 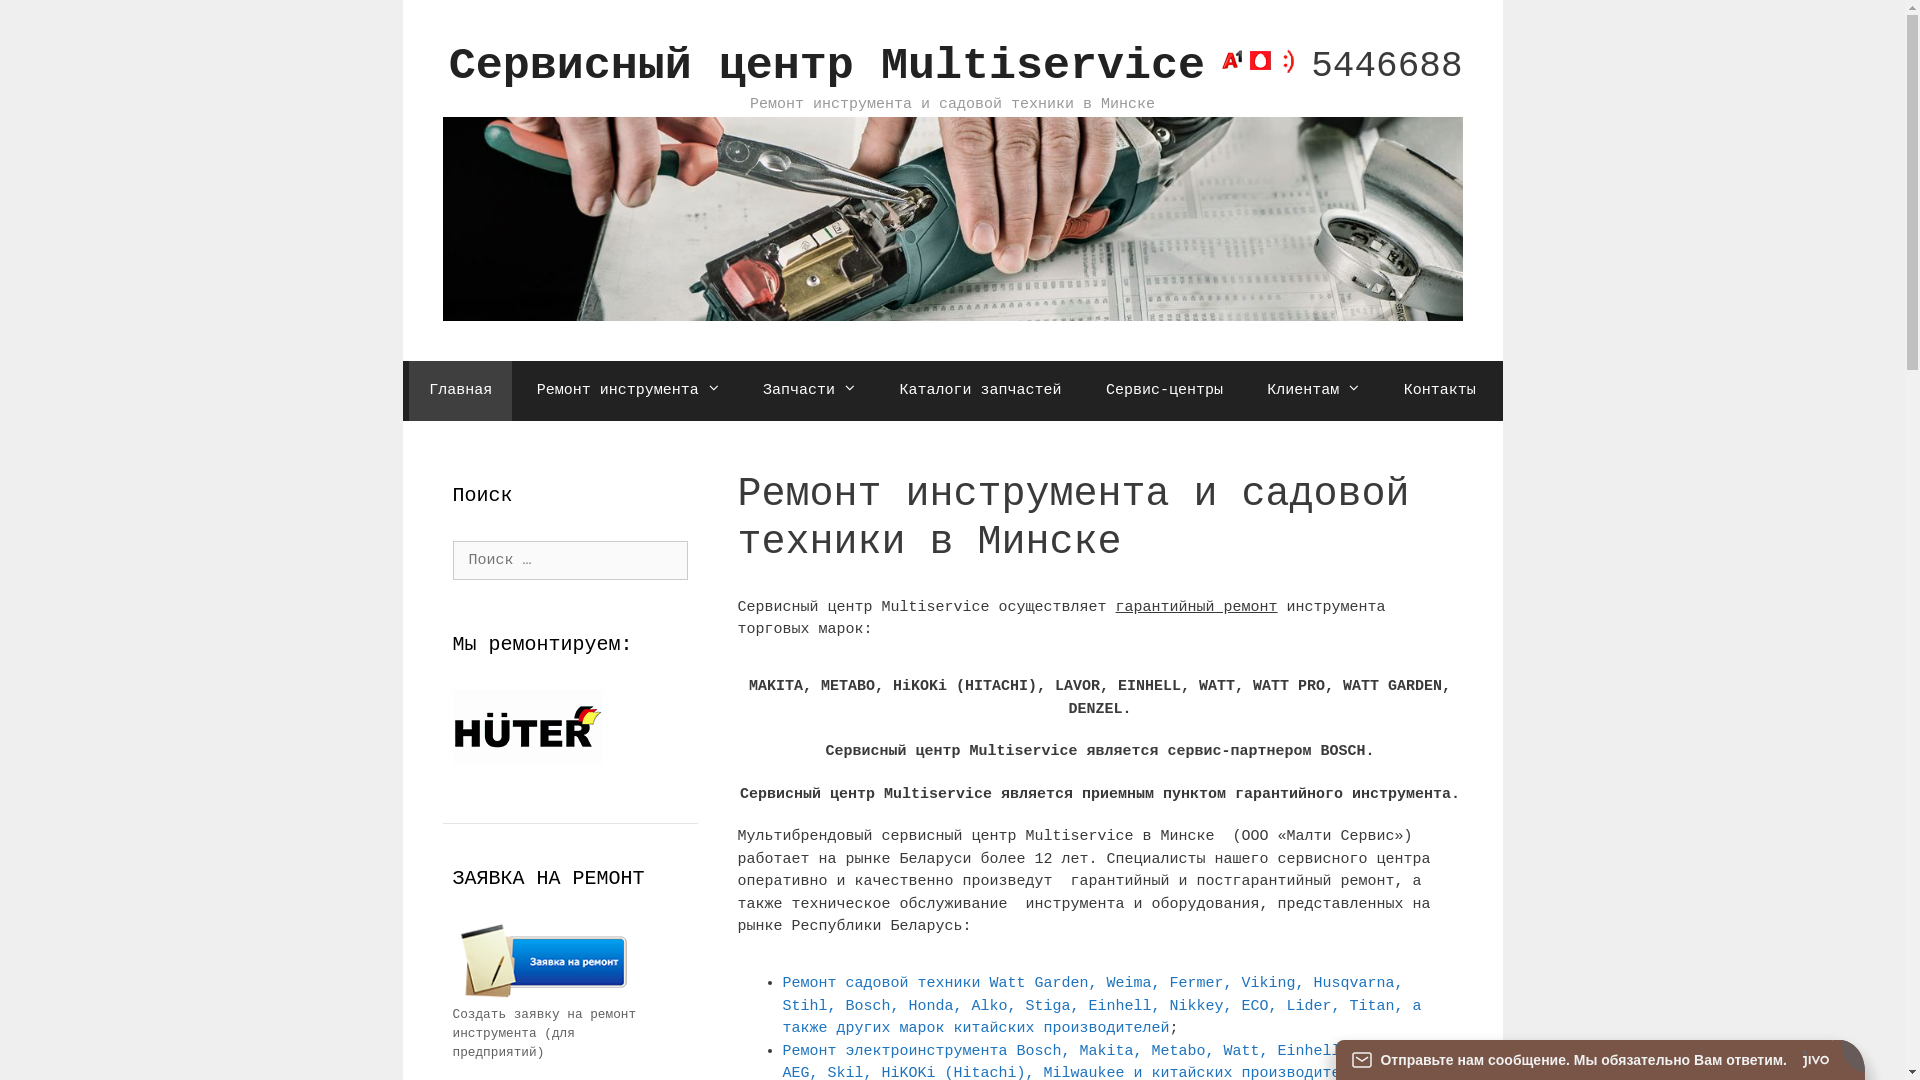 I want to click on '5446688', so click(x=1336, y=65).